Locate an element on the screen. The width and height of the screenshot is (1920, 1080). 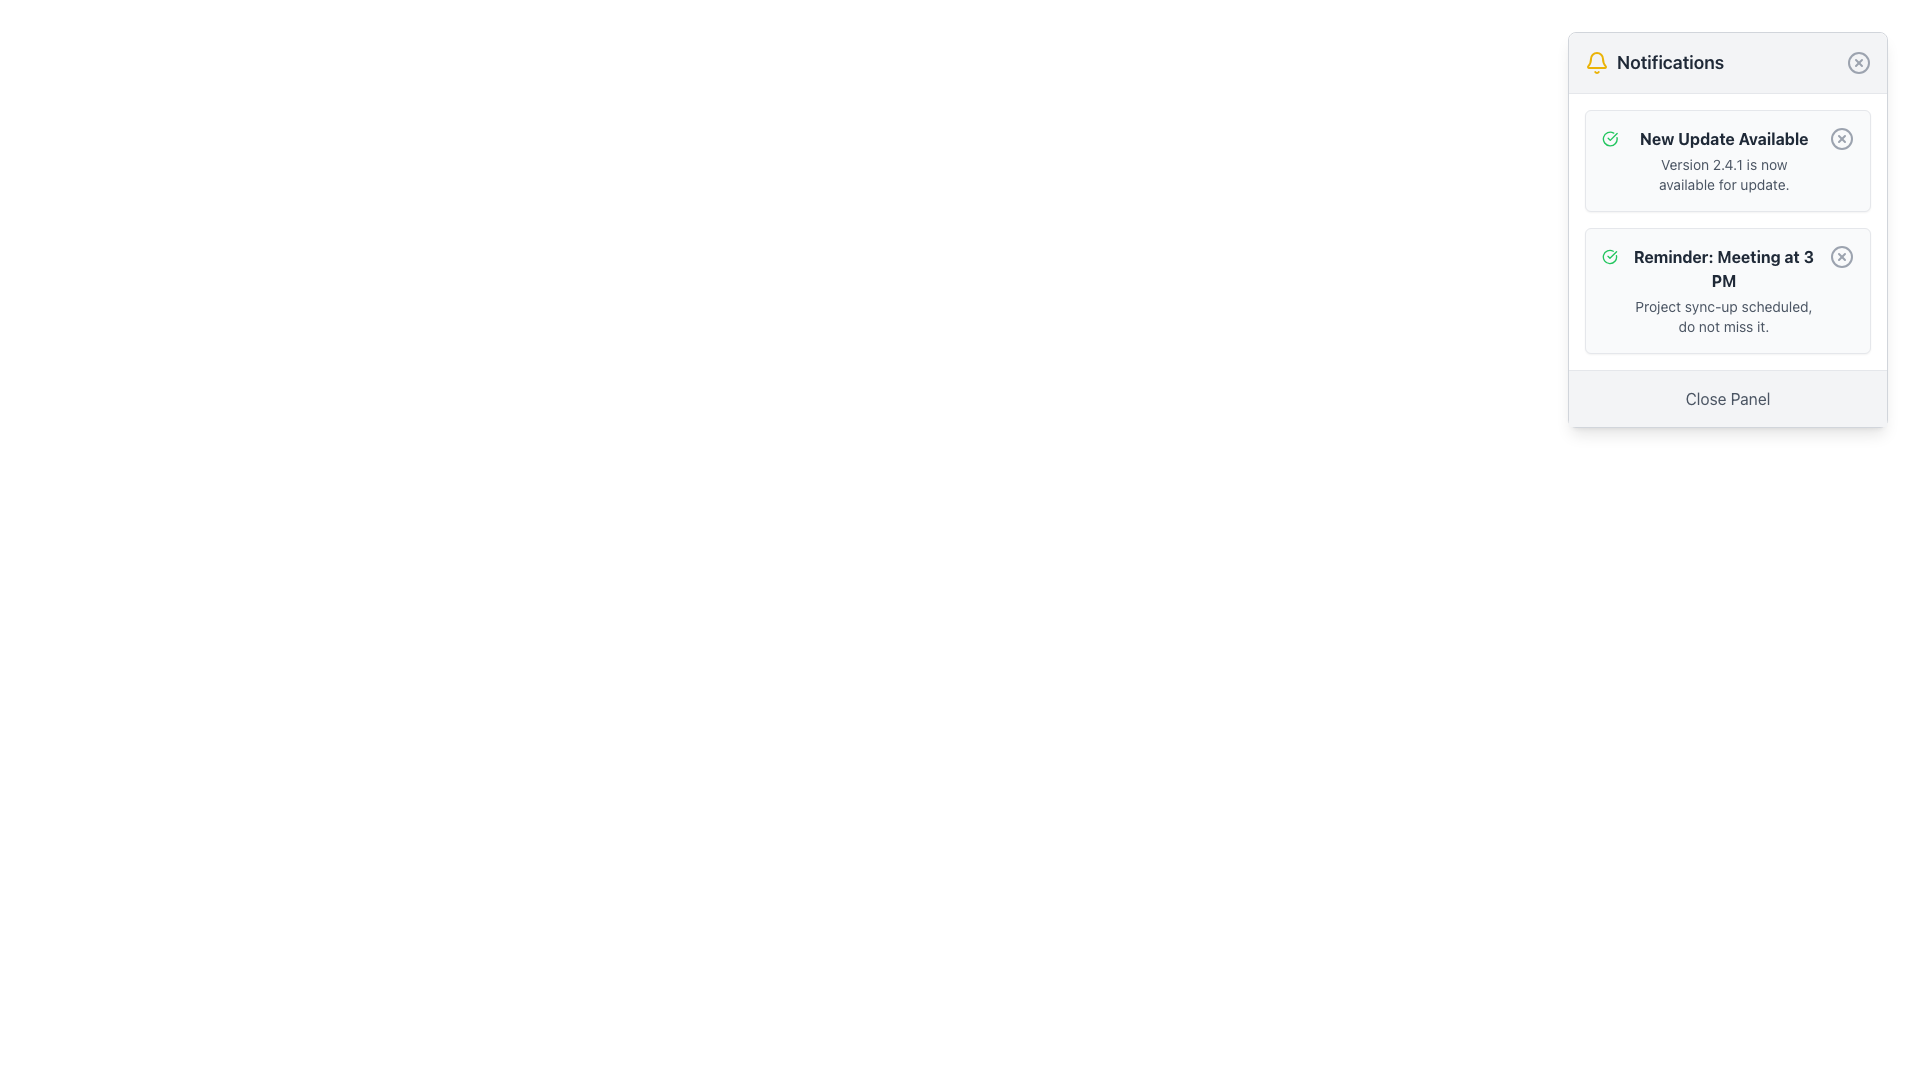
the close button icon located at the top-right corner of the notification panel is located at coordinates (1857, 61).